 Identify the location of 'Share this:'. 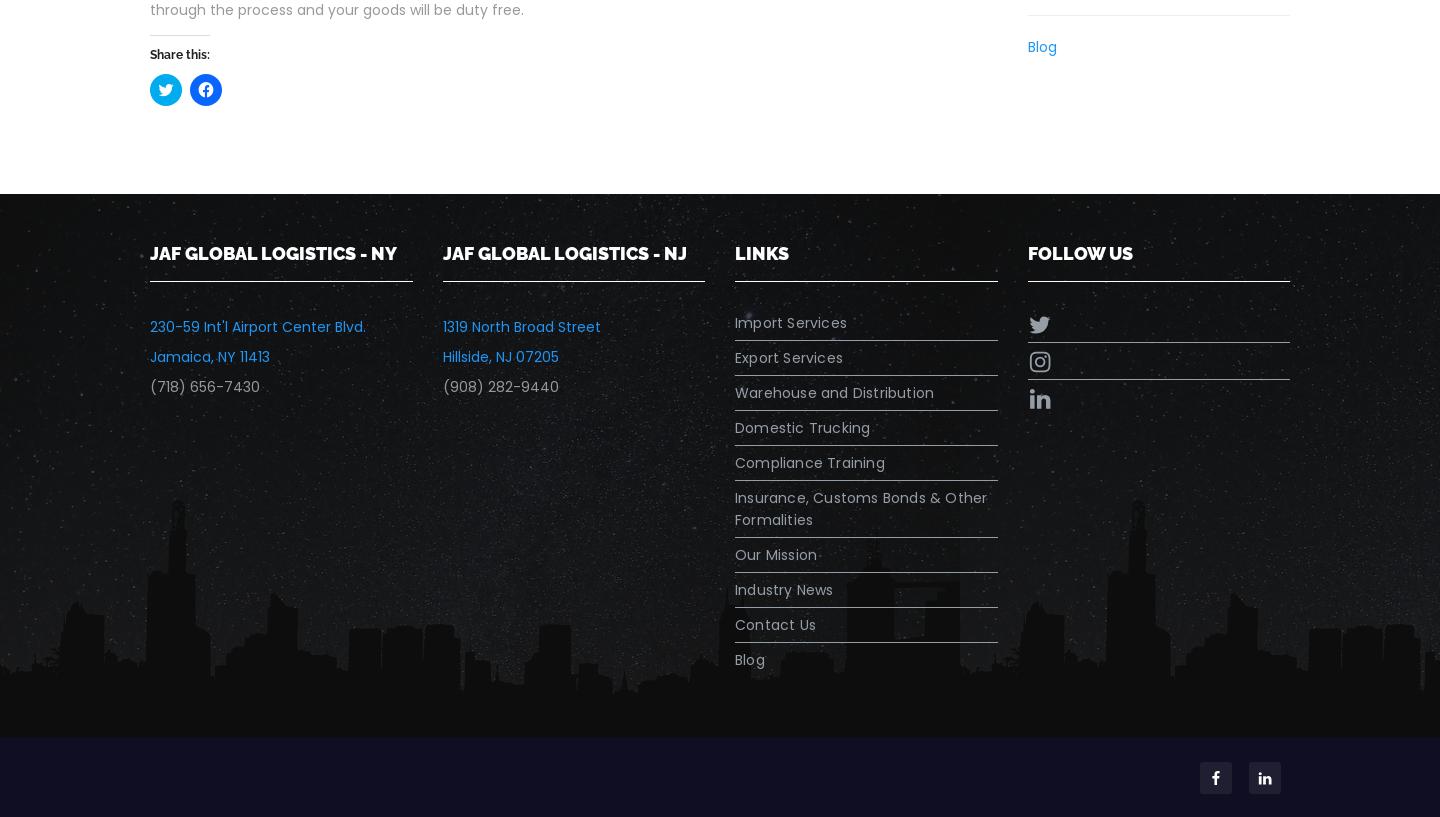
(179, 53).